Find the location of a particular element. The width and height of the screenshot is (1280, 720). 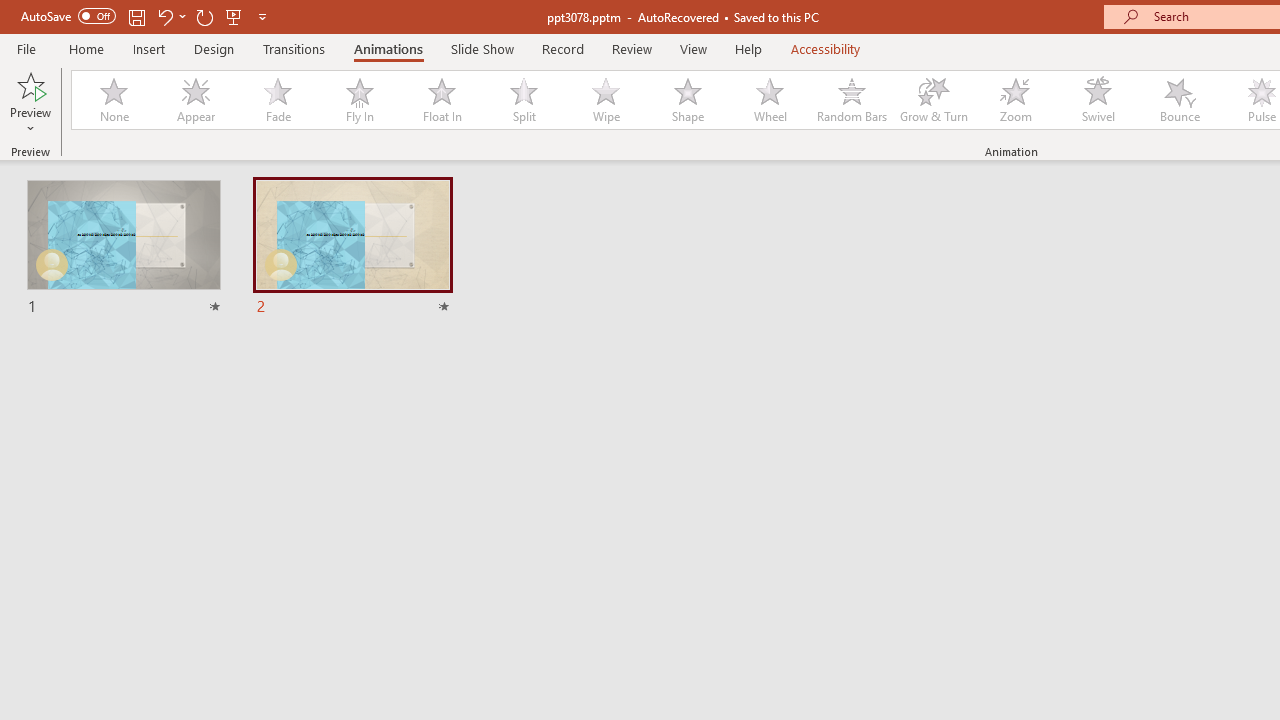

'Shape' is located at coordinates (688, 100).